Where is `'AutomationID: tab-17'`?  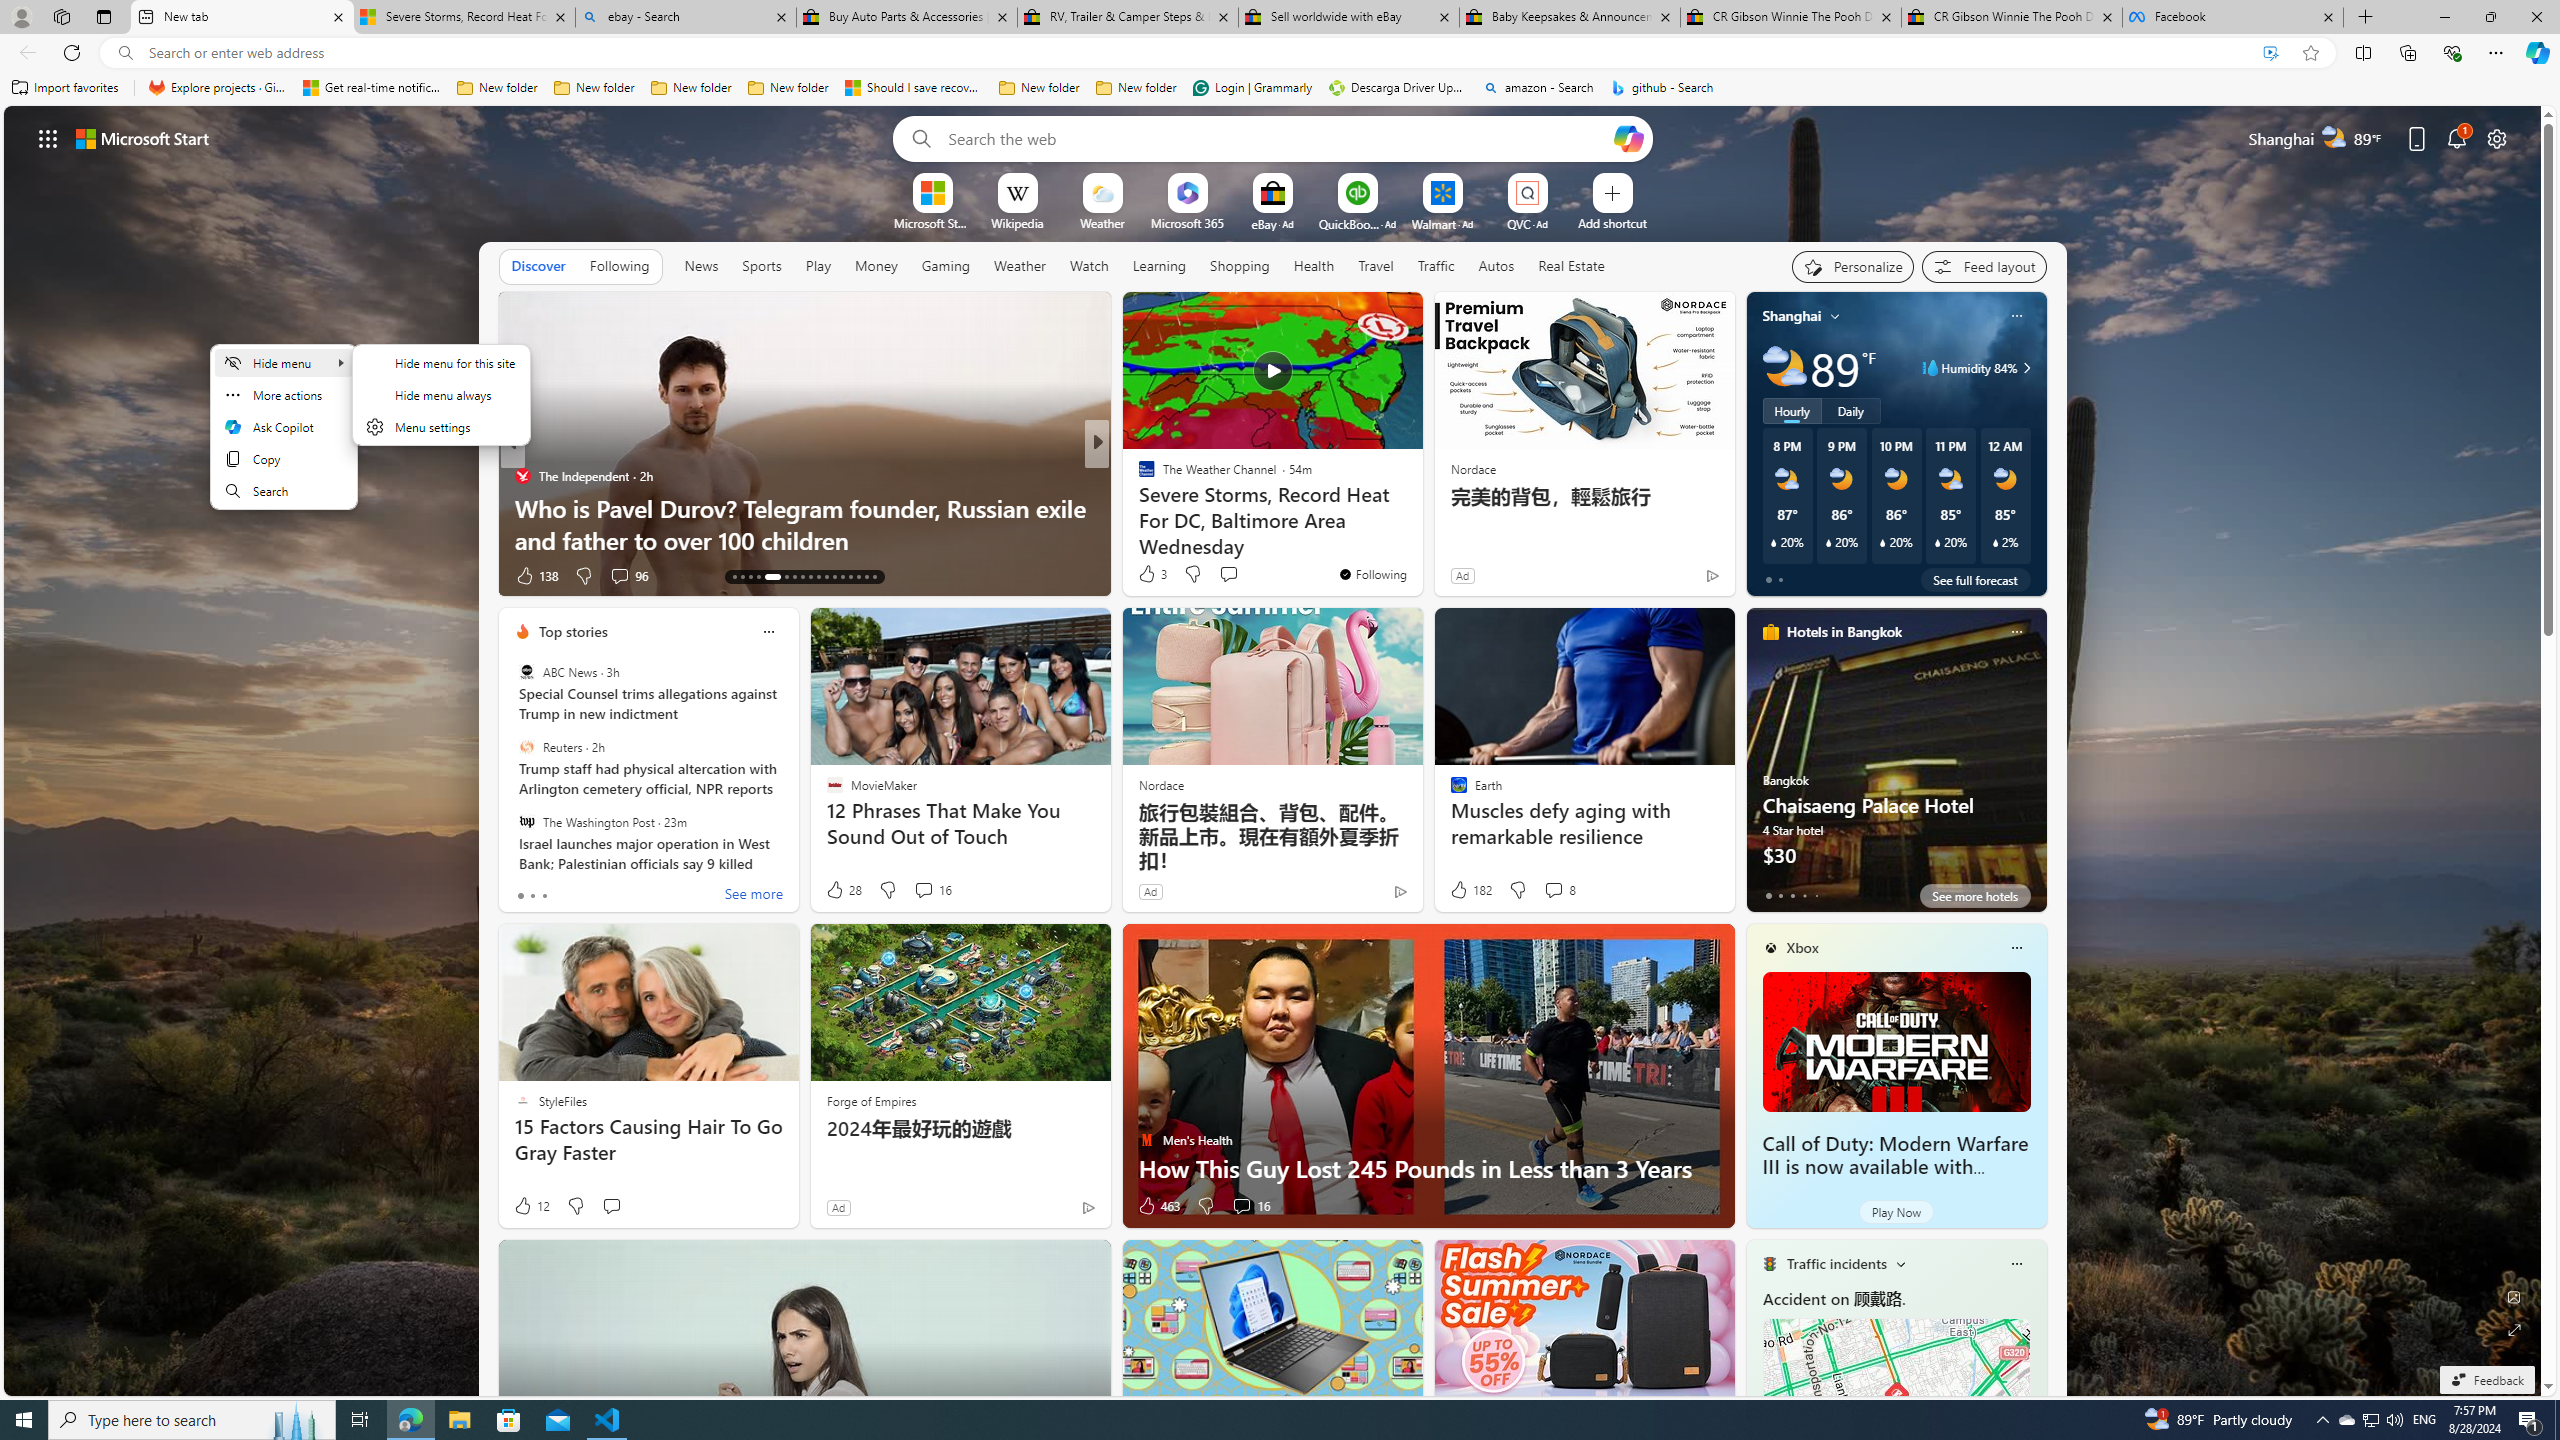 'AutomationID: tab-17' is located at coordinates (773, 577).